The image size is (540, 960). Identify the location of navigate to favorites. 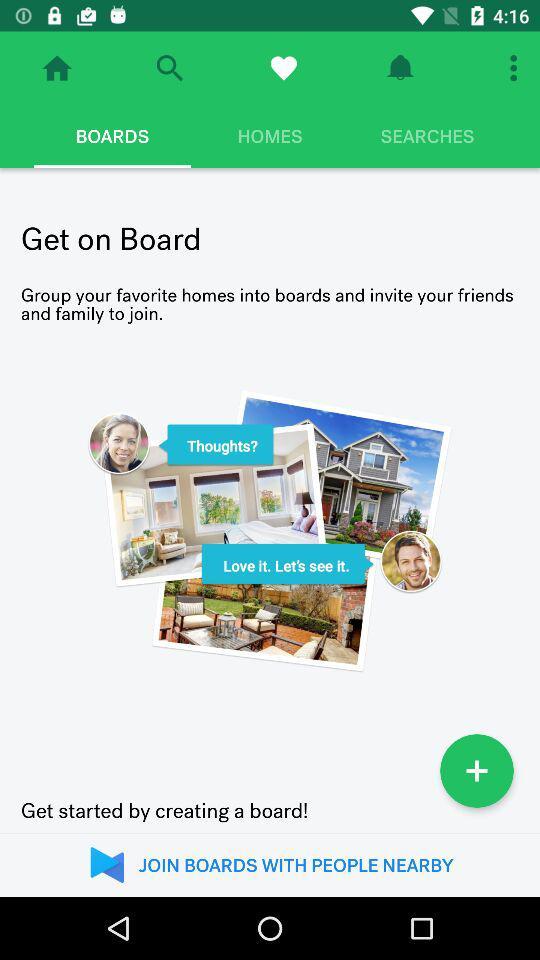
(282, 68).